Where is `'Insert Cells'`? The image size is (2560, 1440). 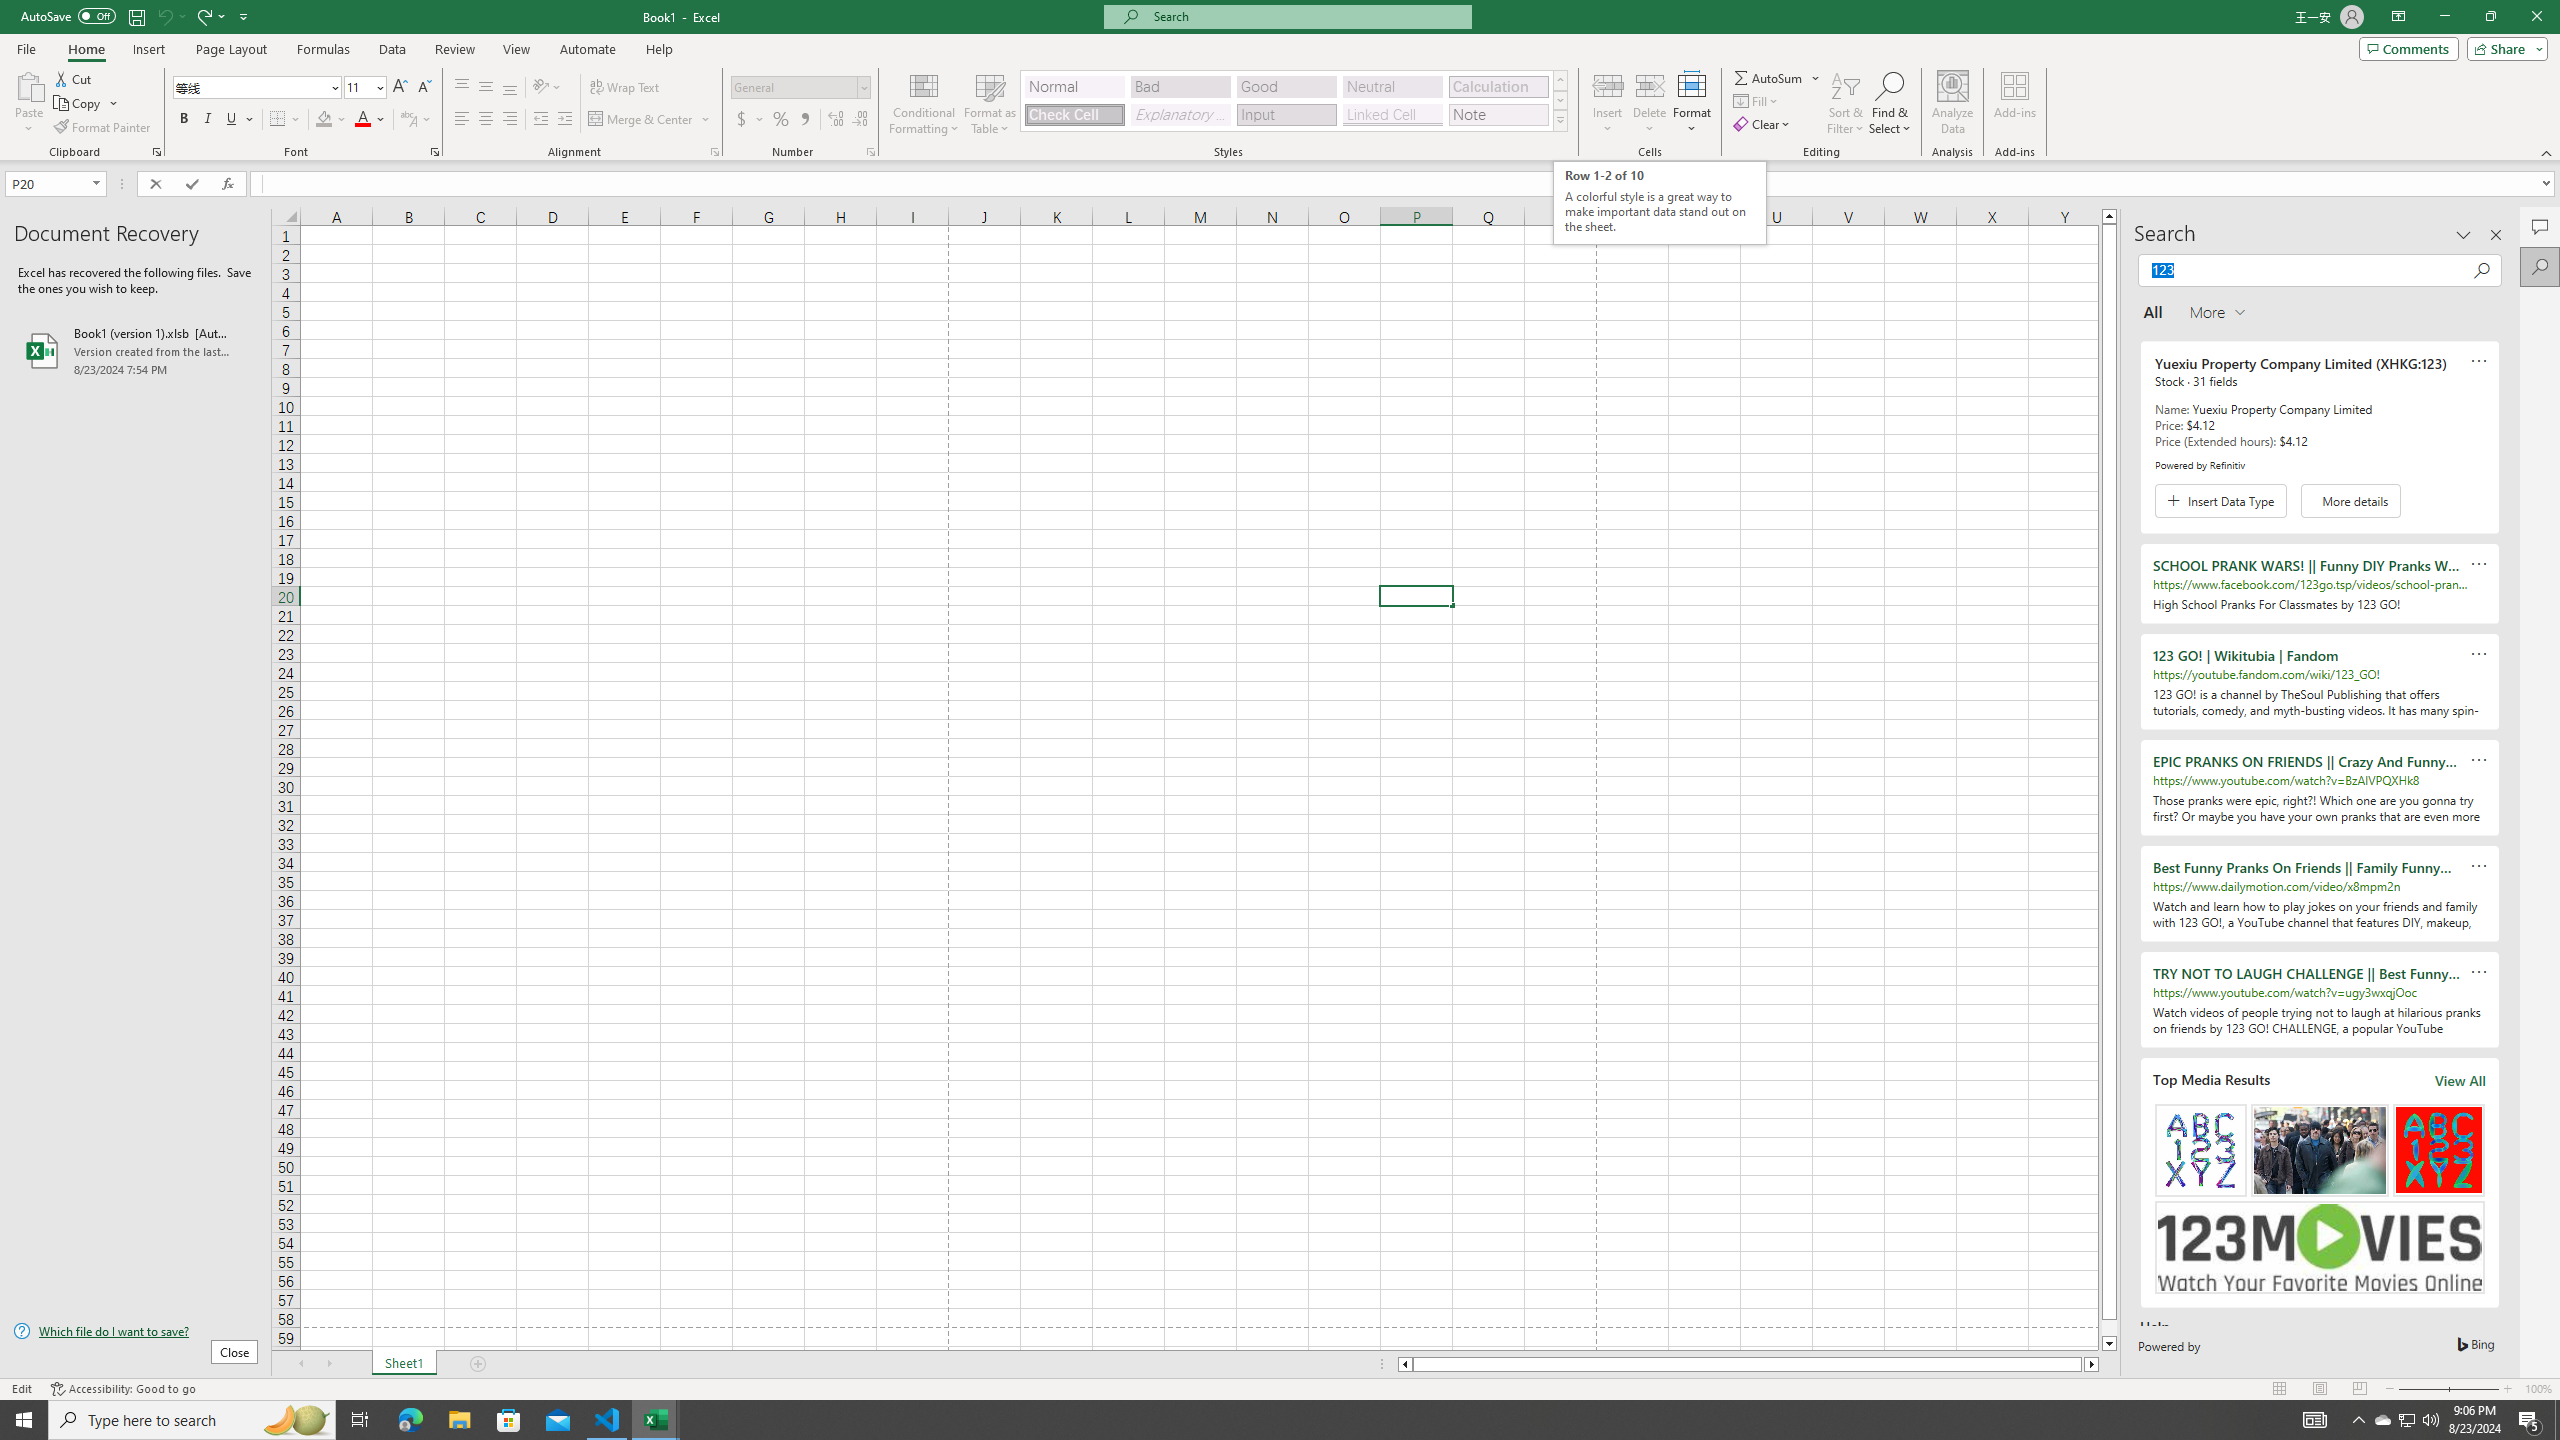
'Insert Cells' is located at coordinates (1606, 84).